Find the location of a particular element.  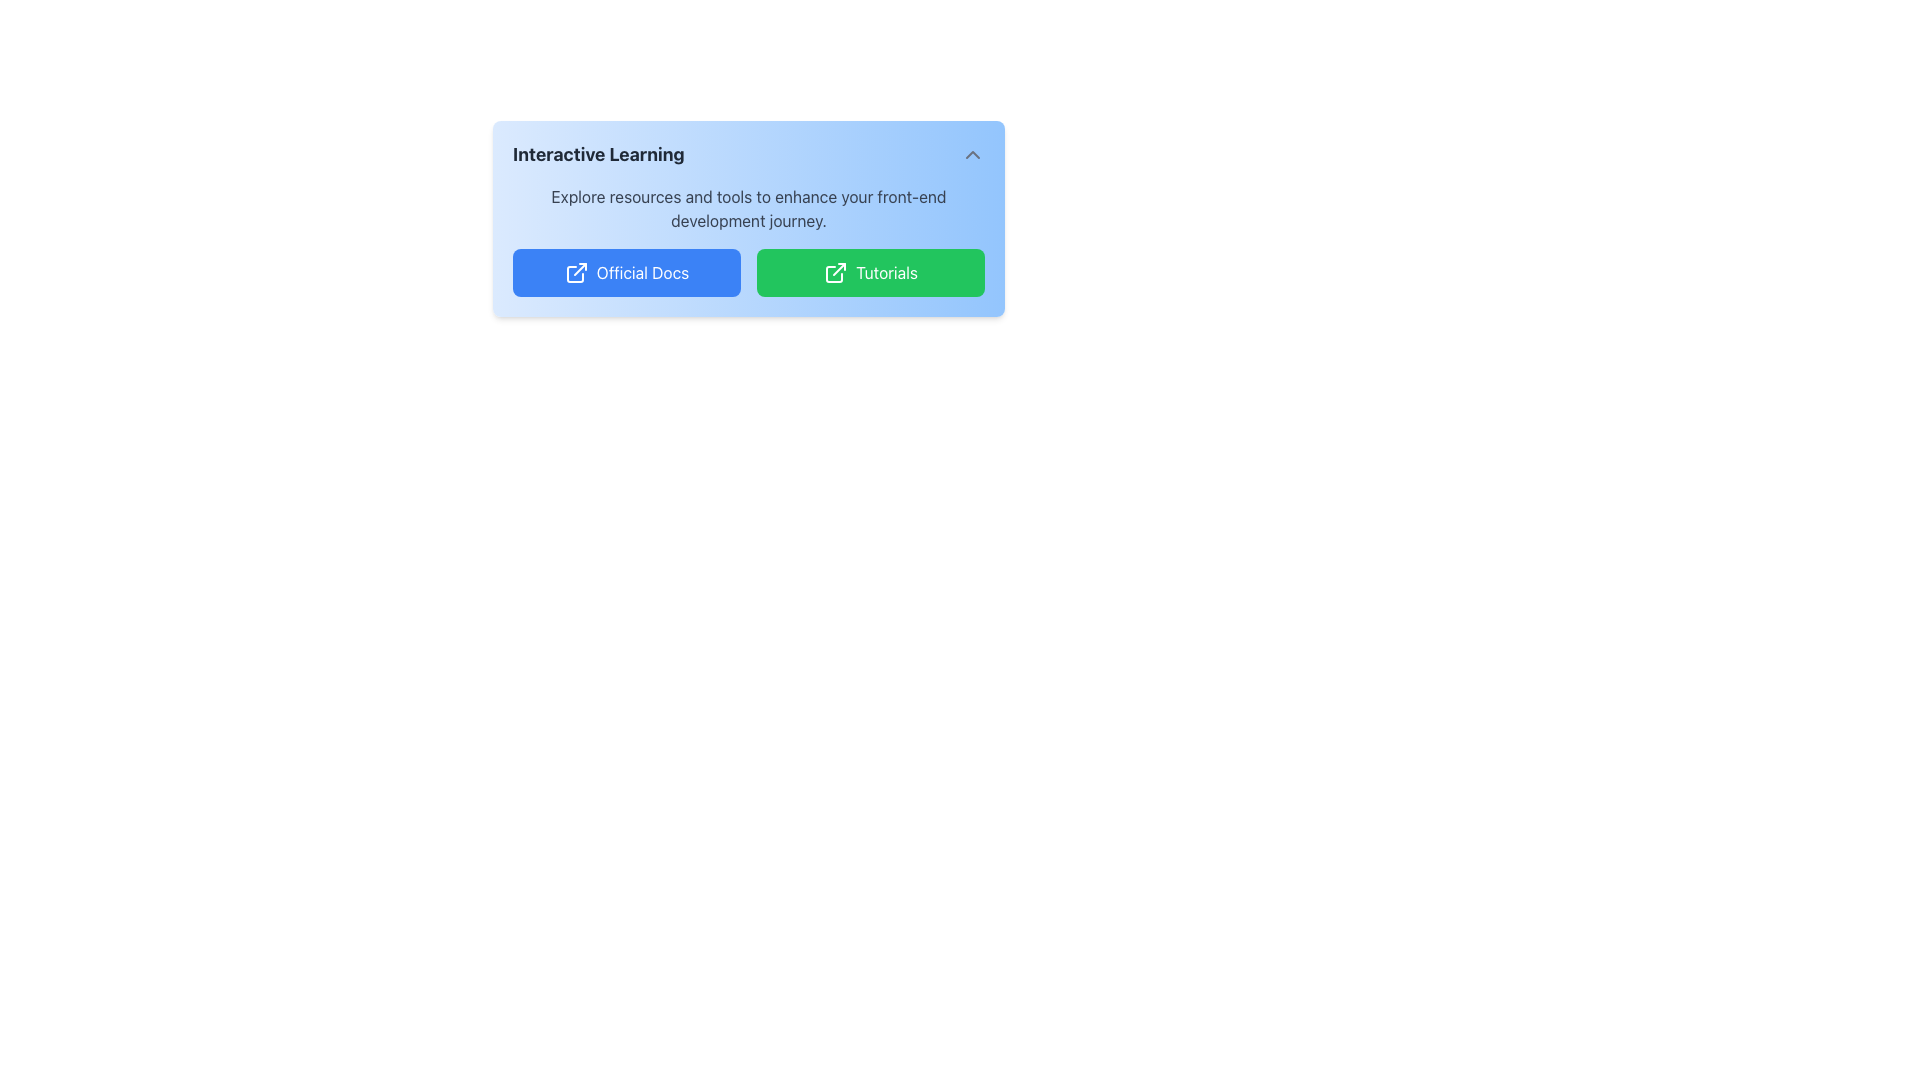

the gray block of text located immediately below the 'Interactive Learning' heading, which is centrally positioned above the 'Official Docs' and 'Tutorials' buttons is located at coordinates (747, 208).